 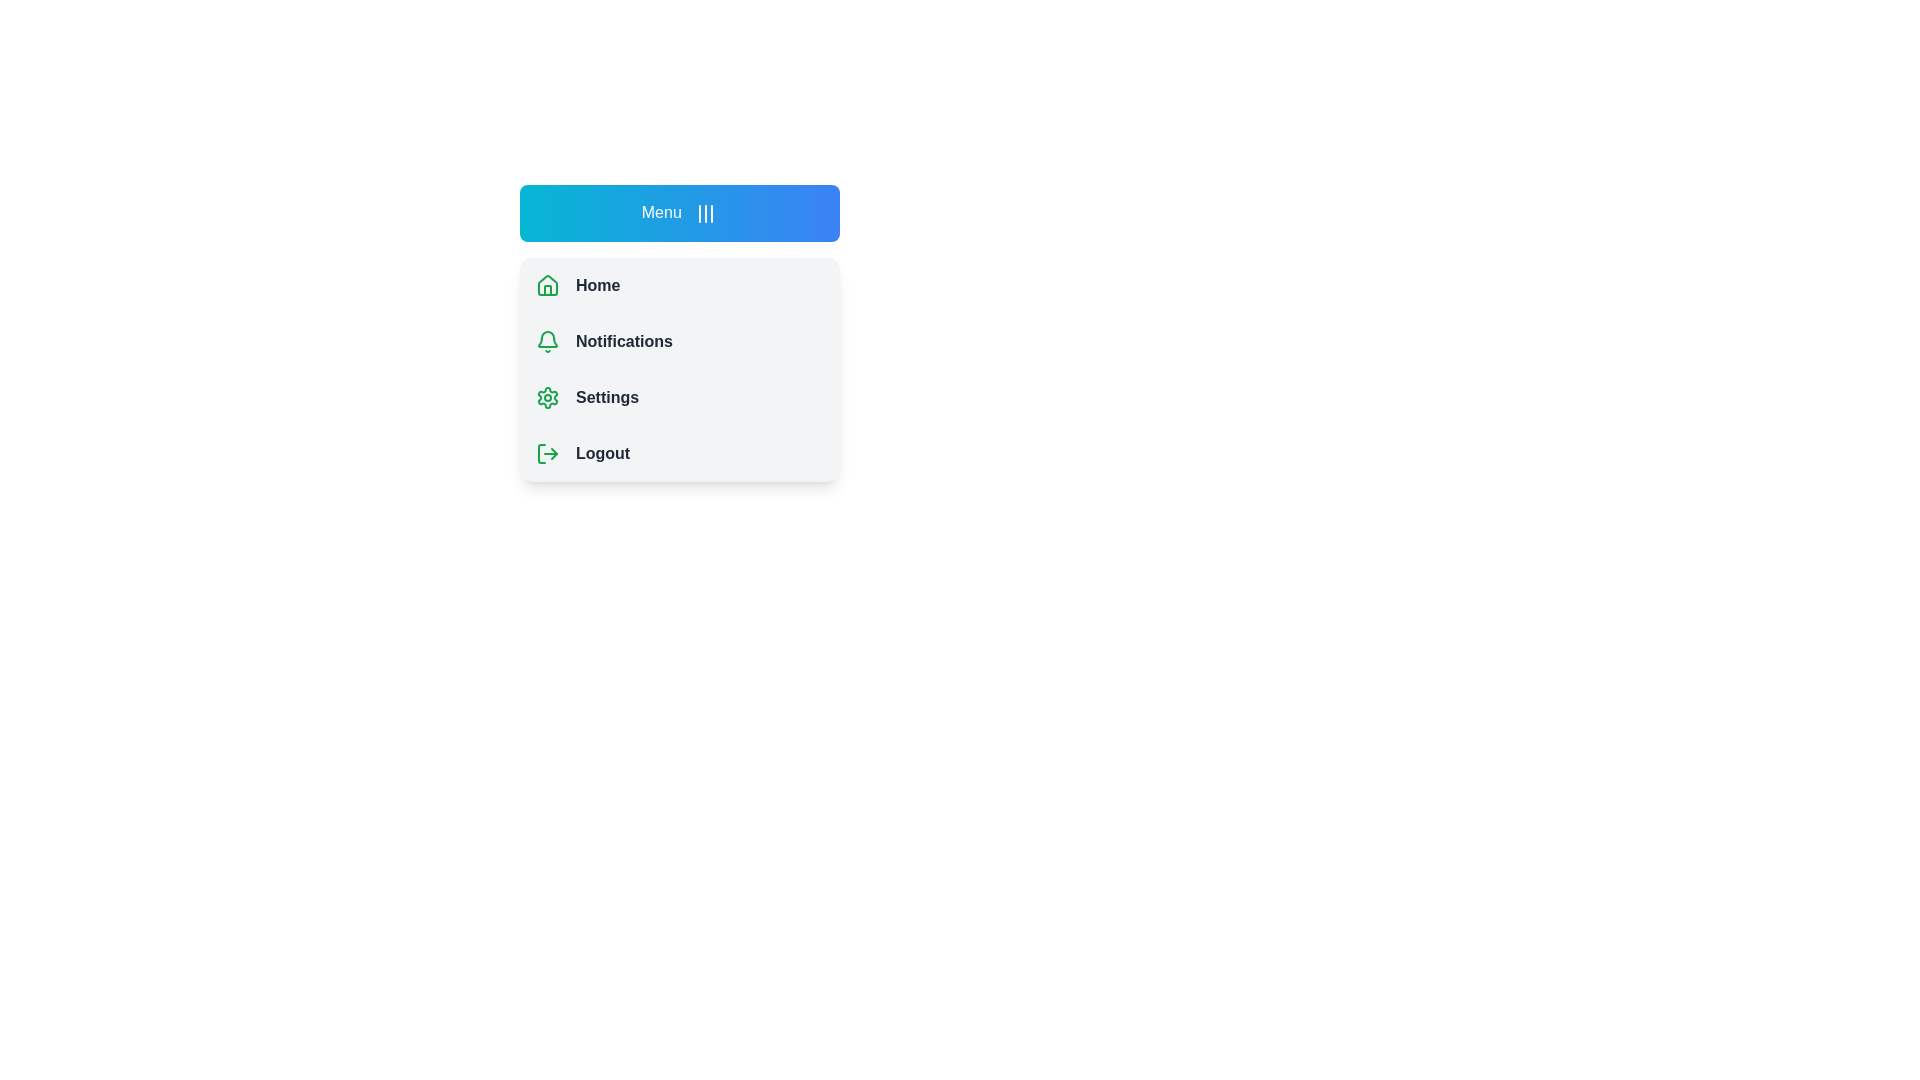 What do you see at coordinates (680, 340) in the screenshot?
I see `the menu item Notifications to highlight it` at bounding box center [680, 340].